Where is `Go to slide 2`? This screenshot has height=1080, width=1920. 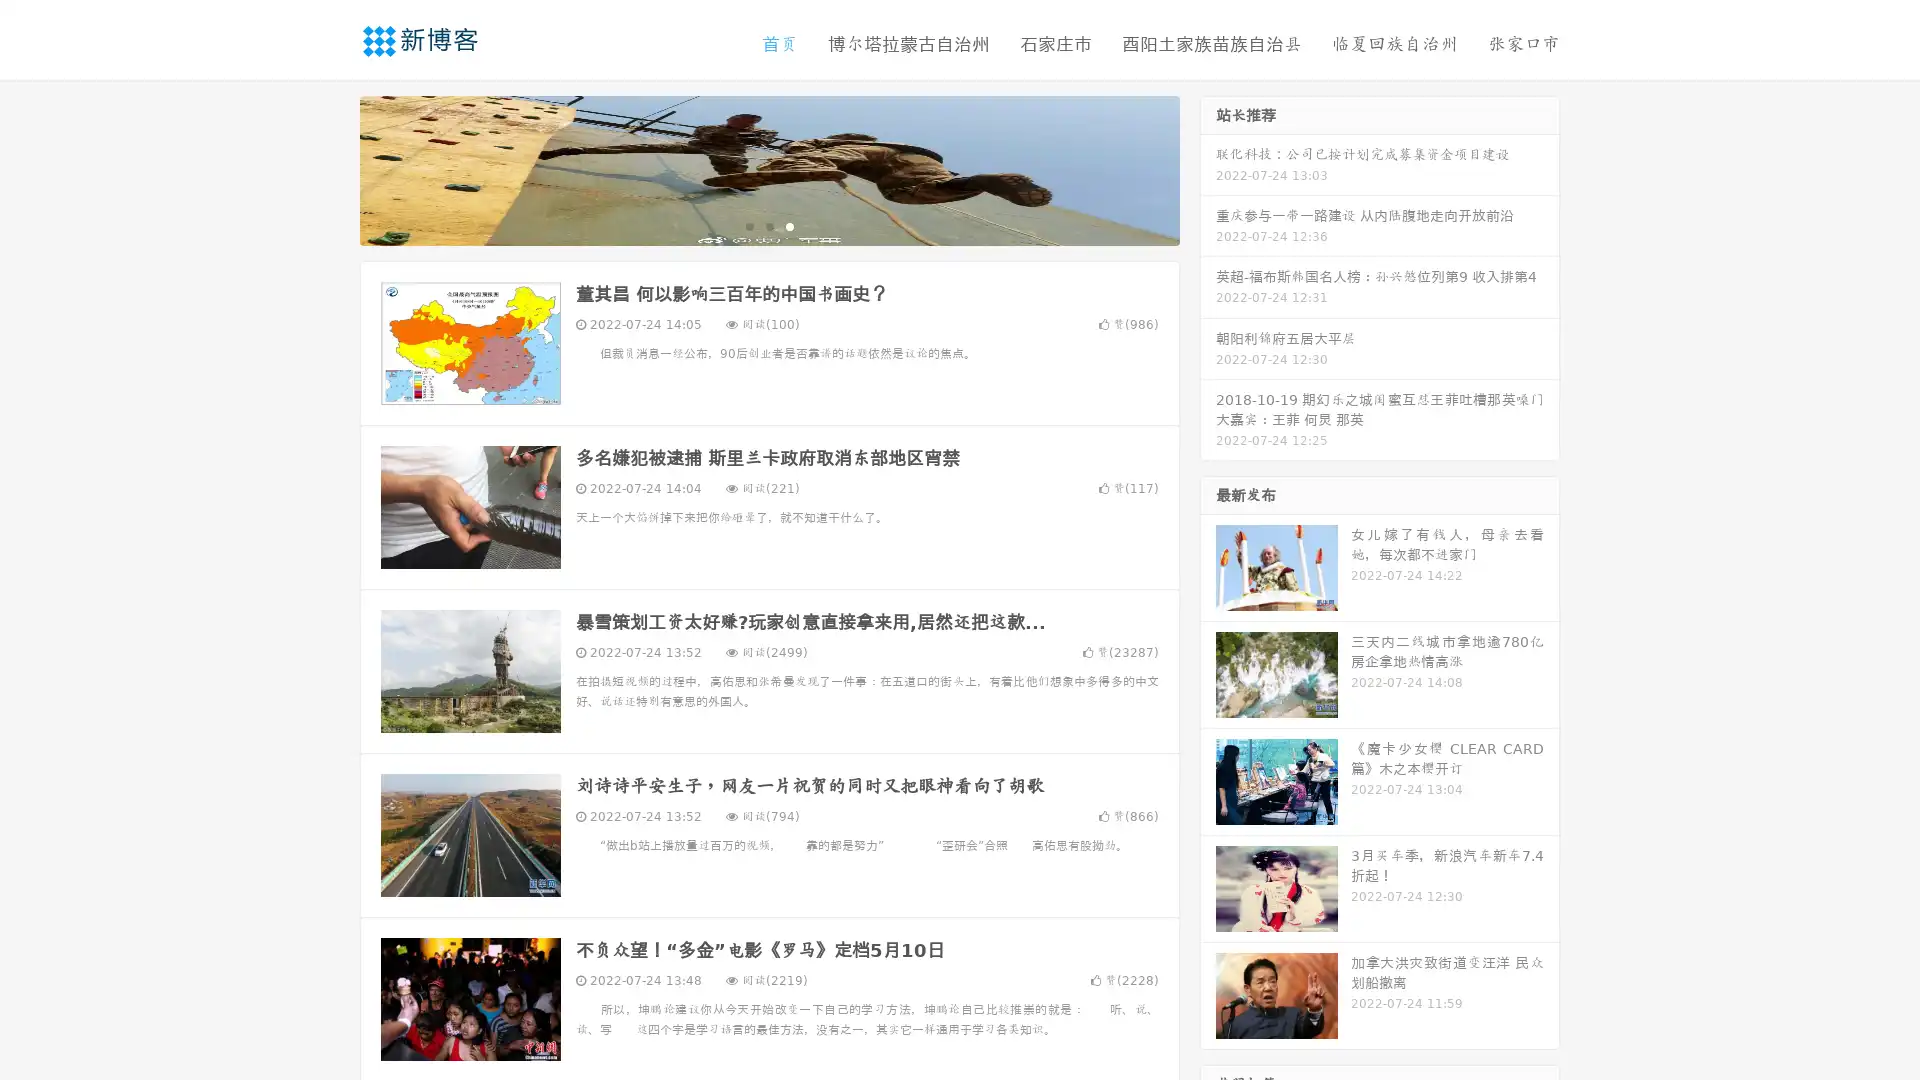 Go to slide 2 is located at coordinates (768, 225).